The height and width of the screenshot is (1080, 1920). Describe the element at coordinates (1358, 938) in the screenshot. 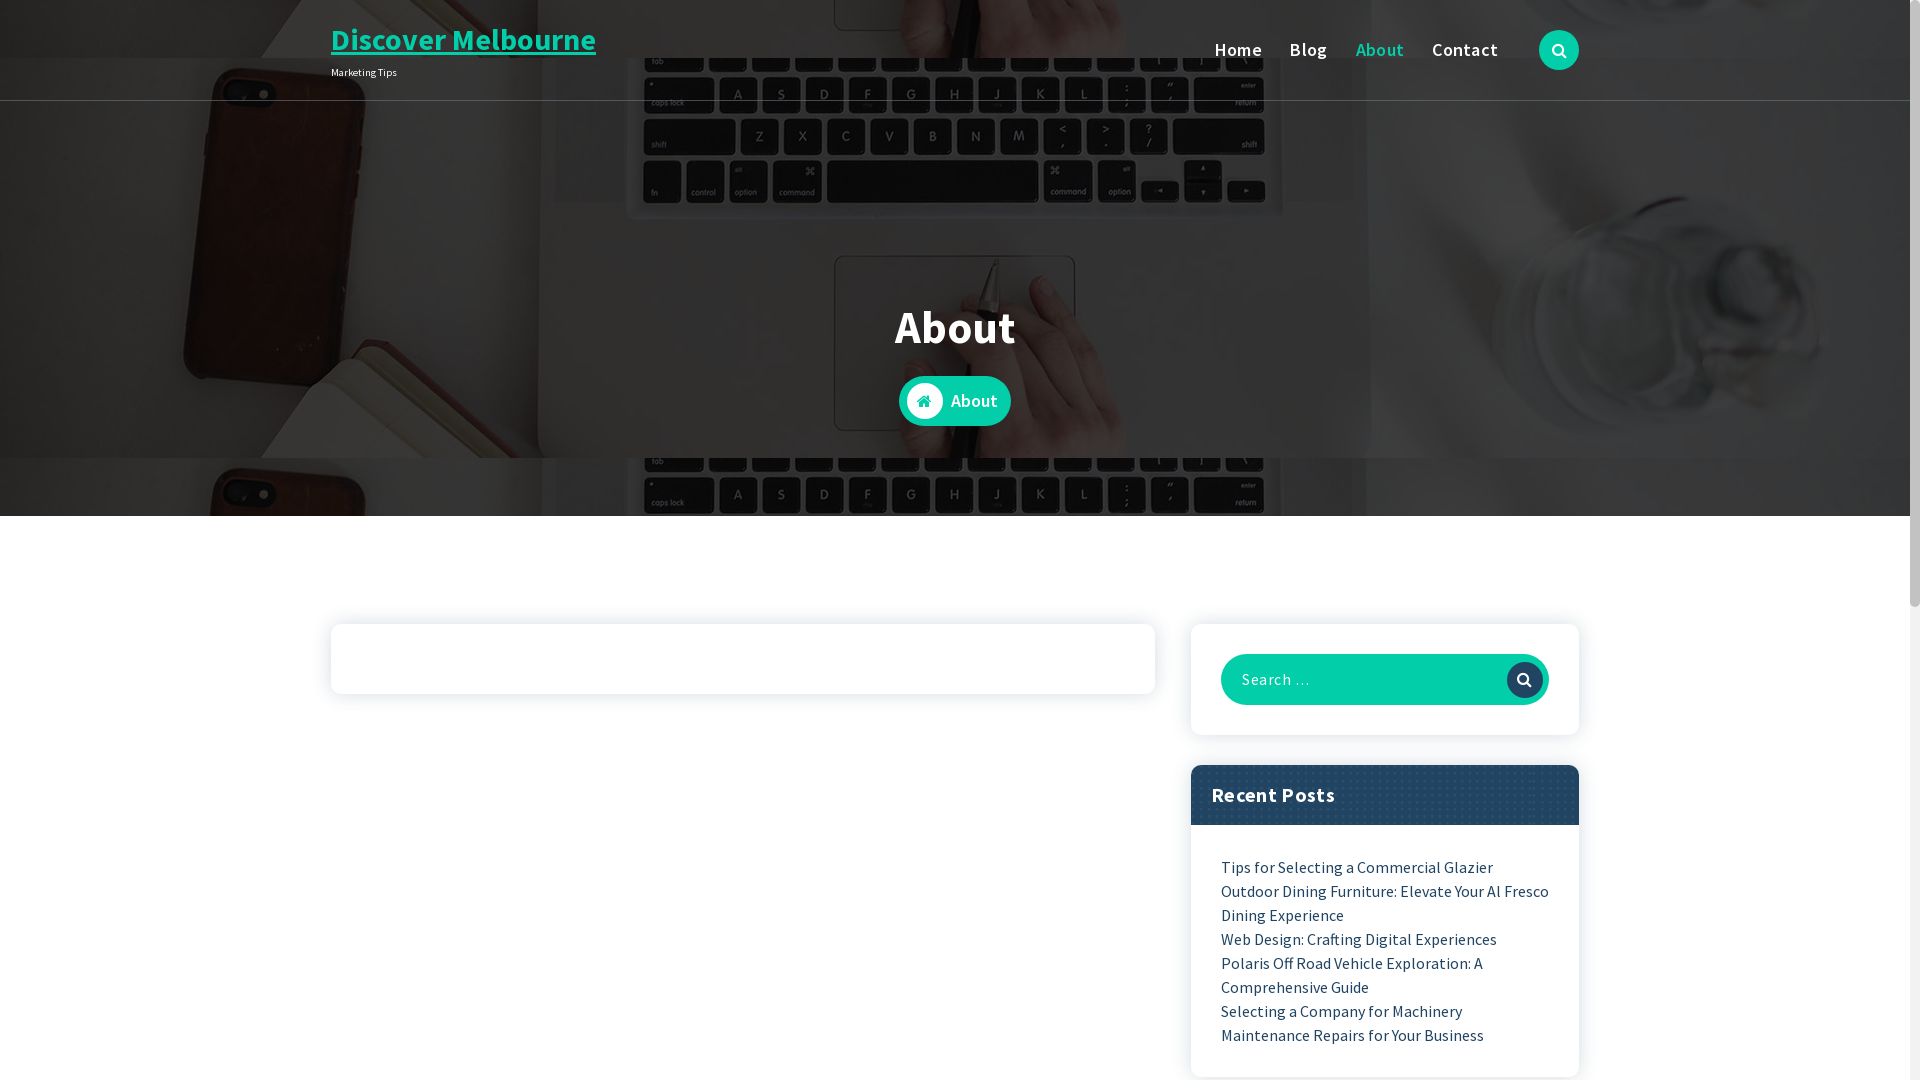

I see `'Web Design: Crafting Digital Experiences'` at that location.